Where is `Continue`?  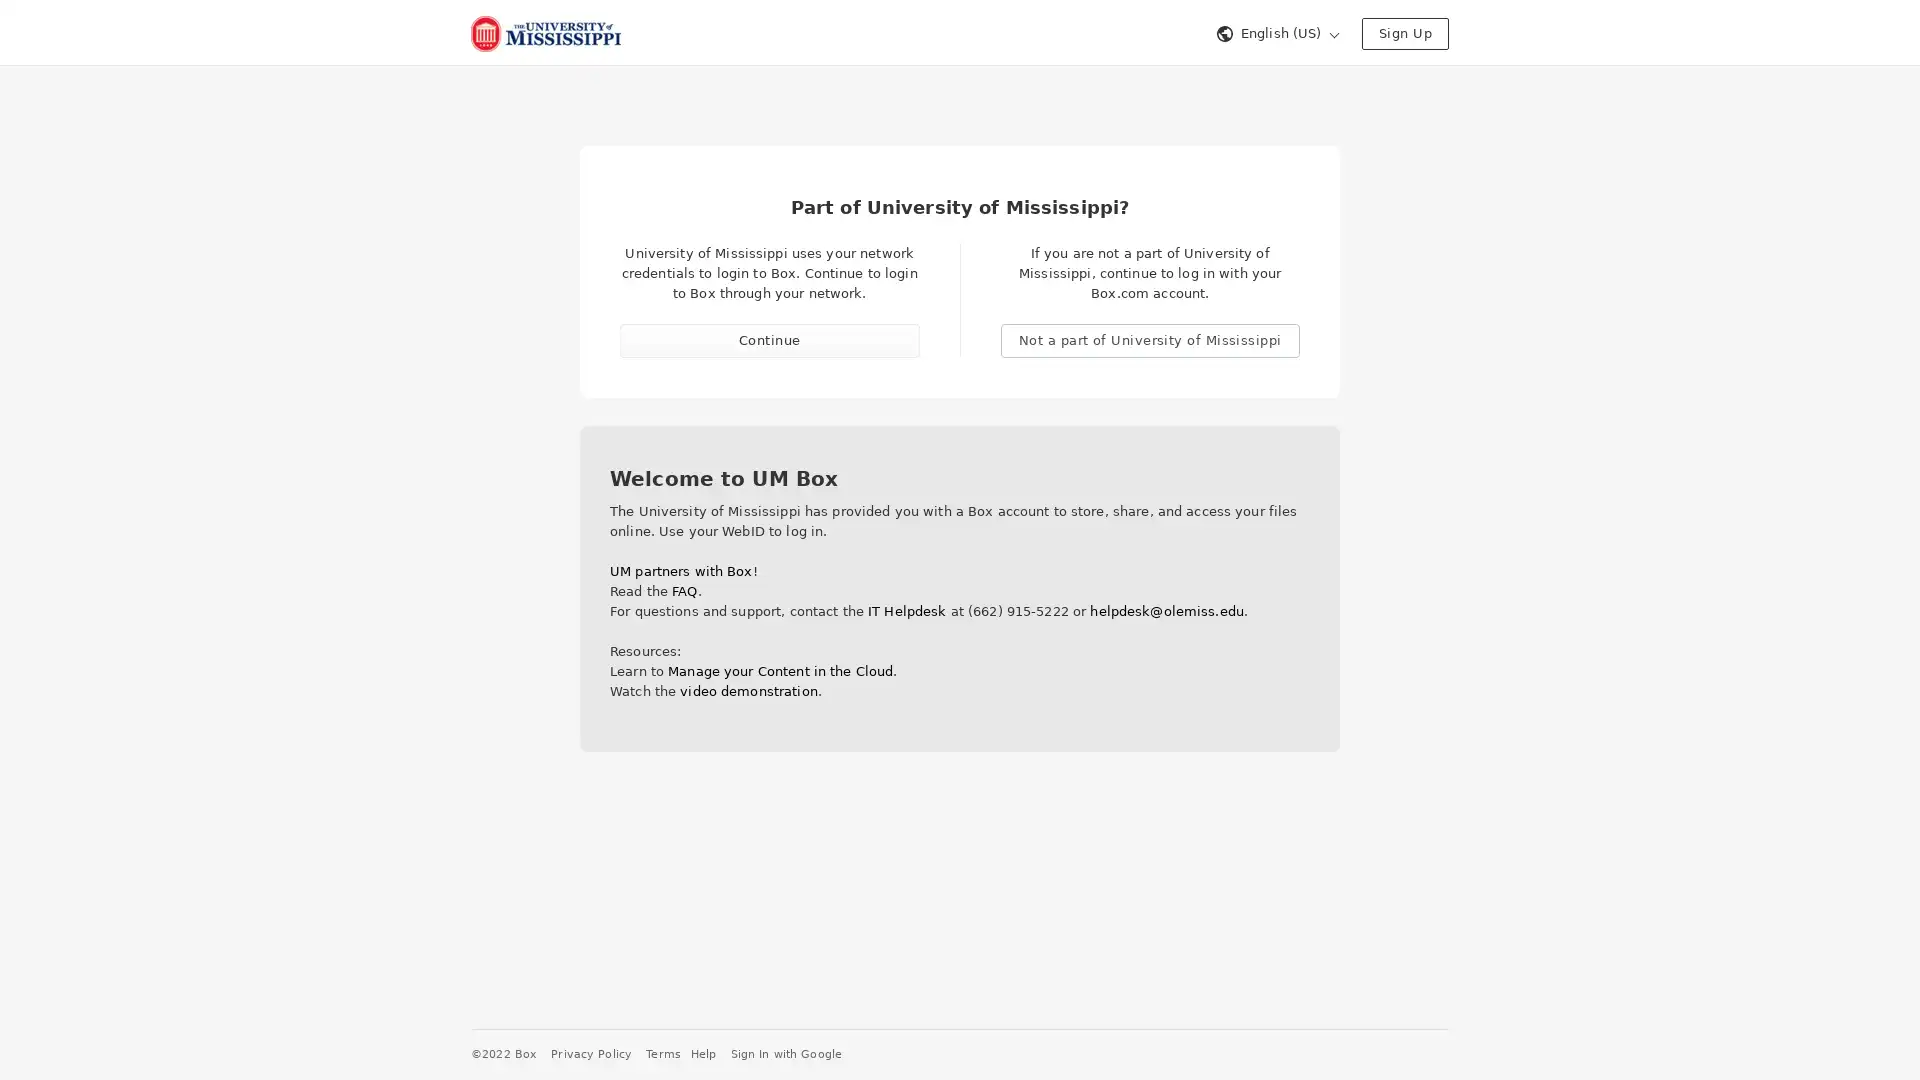 Continue is located at coordinates (768, 339).